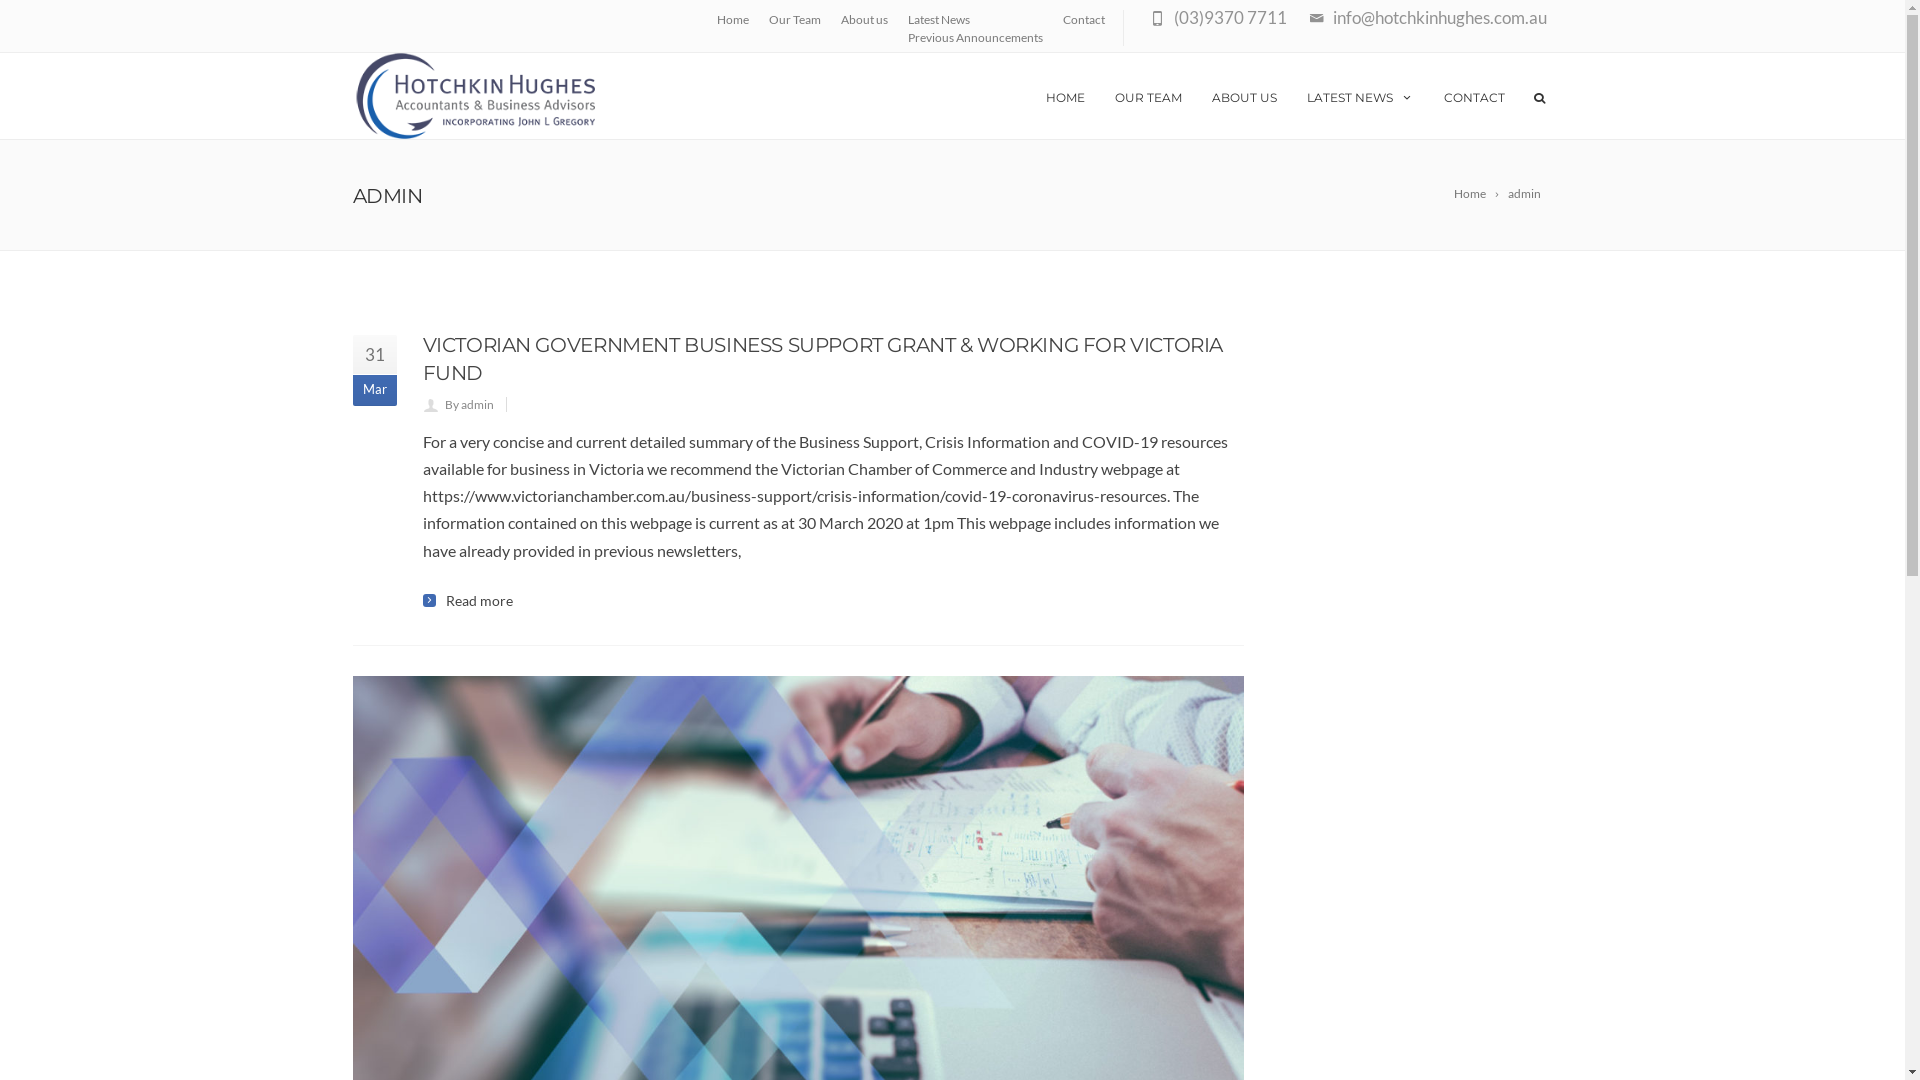 This screenshot has height=1080, width=1920. I want to click on 'LATEST NEWS', so click(1360, 96).